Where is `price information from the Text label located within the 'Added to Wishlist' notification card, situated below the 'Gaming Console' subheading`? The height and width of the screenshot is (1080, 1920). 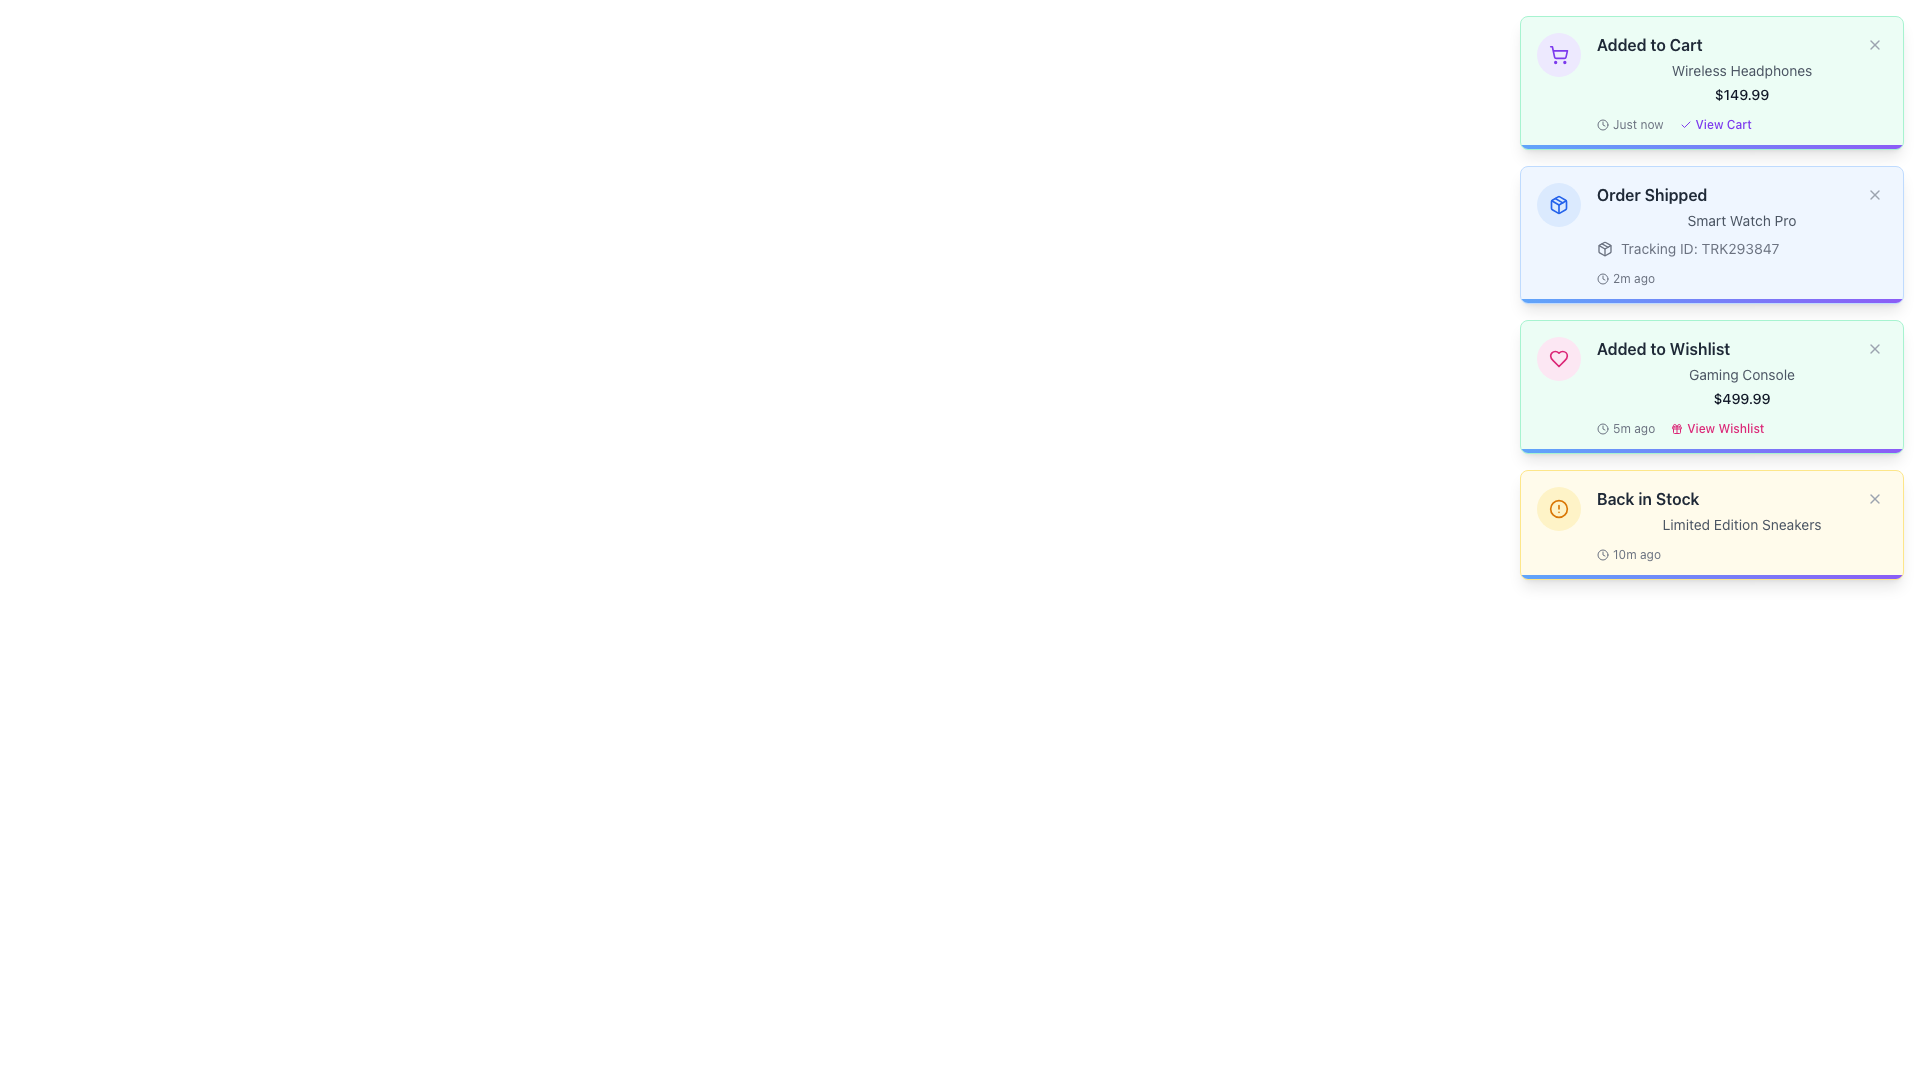
price information from the Text label located within the 'Added to Wishlist' notification card, situated below the 'Gaming Console' subheading is located at coordinates (1741, 398).